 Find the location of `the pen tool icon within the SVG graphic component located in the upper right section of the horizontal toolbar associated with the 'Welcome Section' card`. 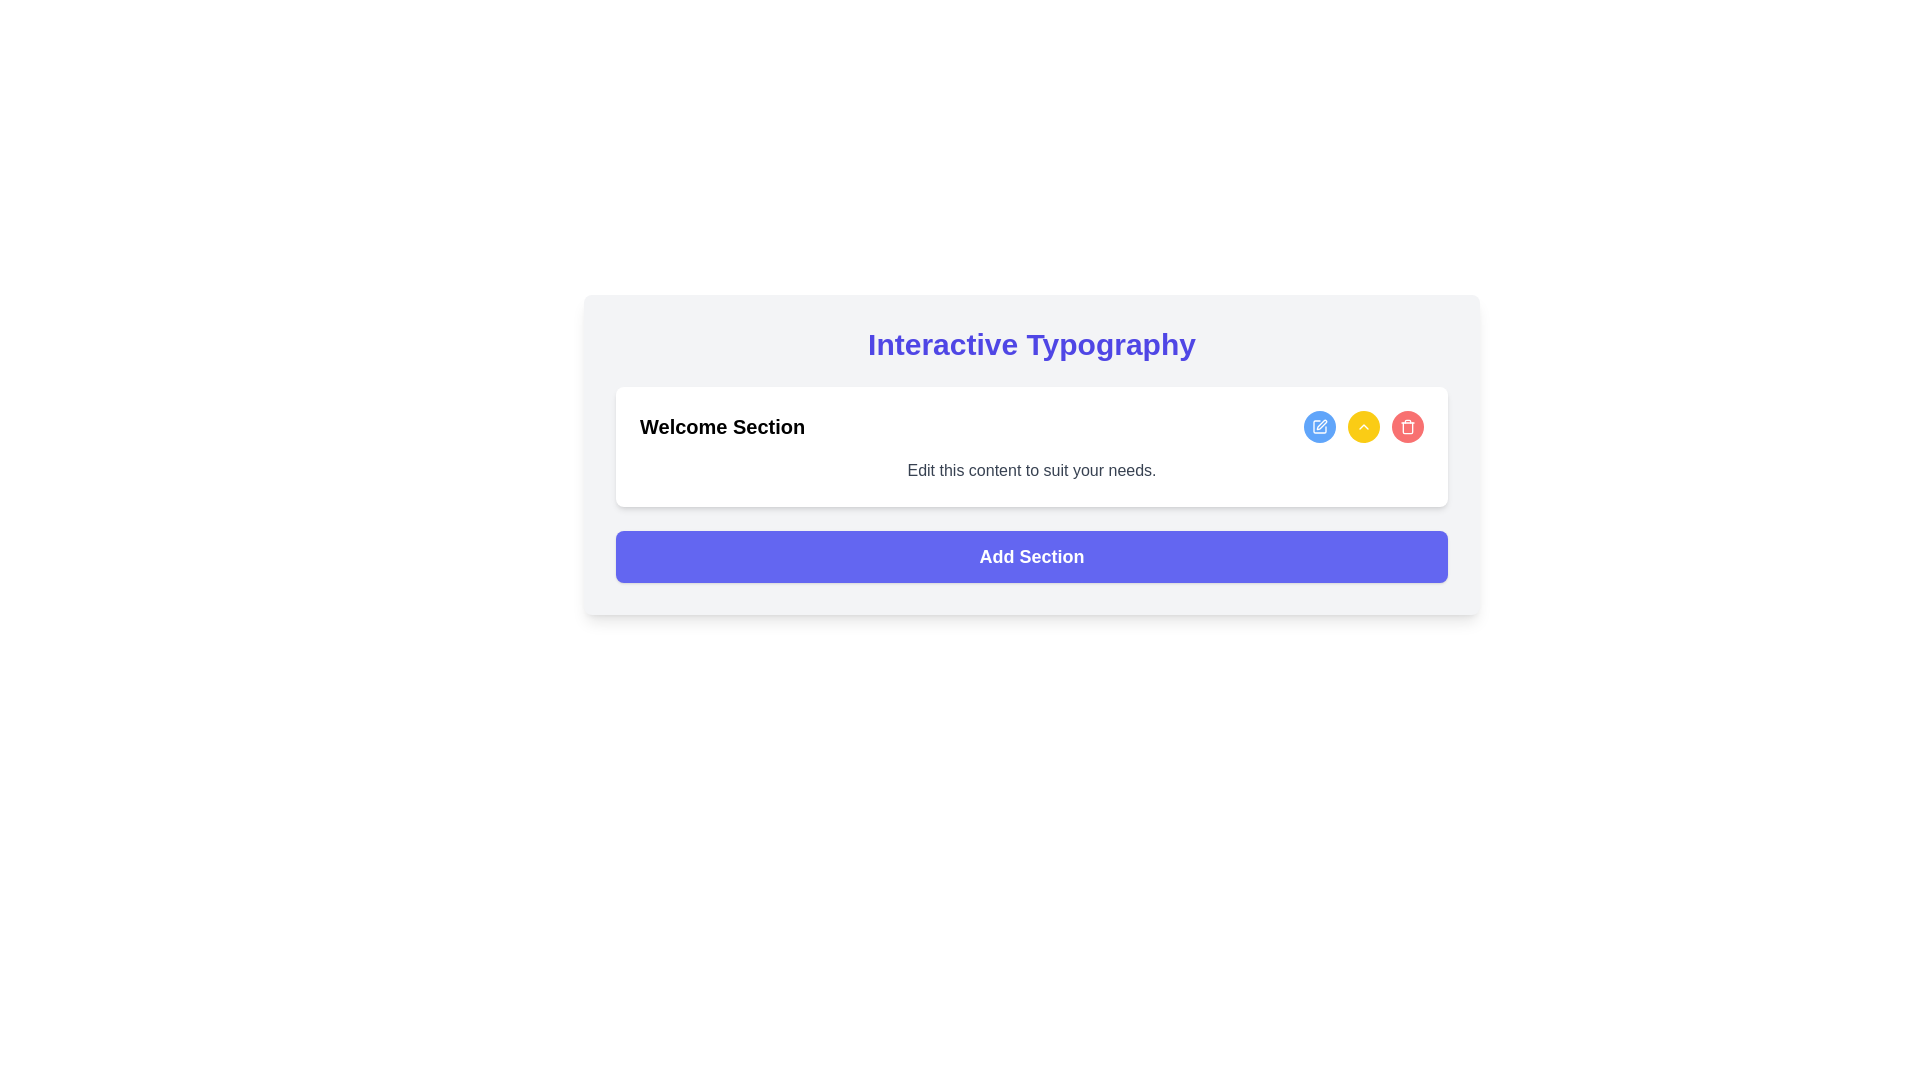

the pen tool icon within the SVG graphic component located in the upper right section of the horizontal toolbar associated with the 'Welcome Section' card is located at coordinates (1321, 423).